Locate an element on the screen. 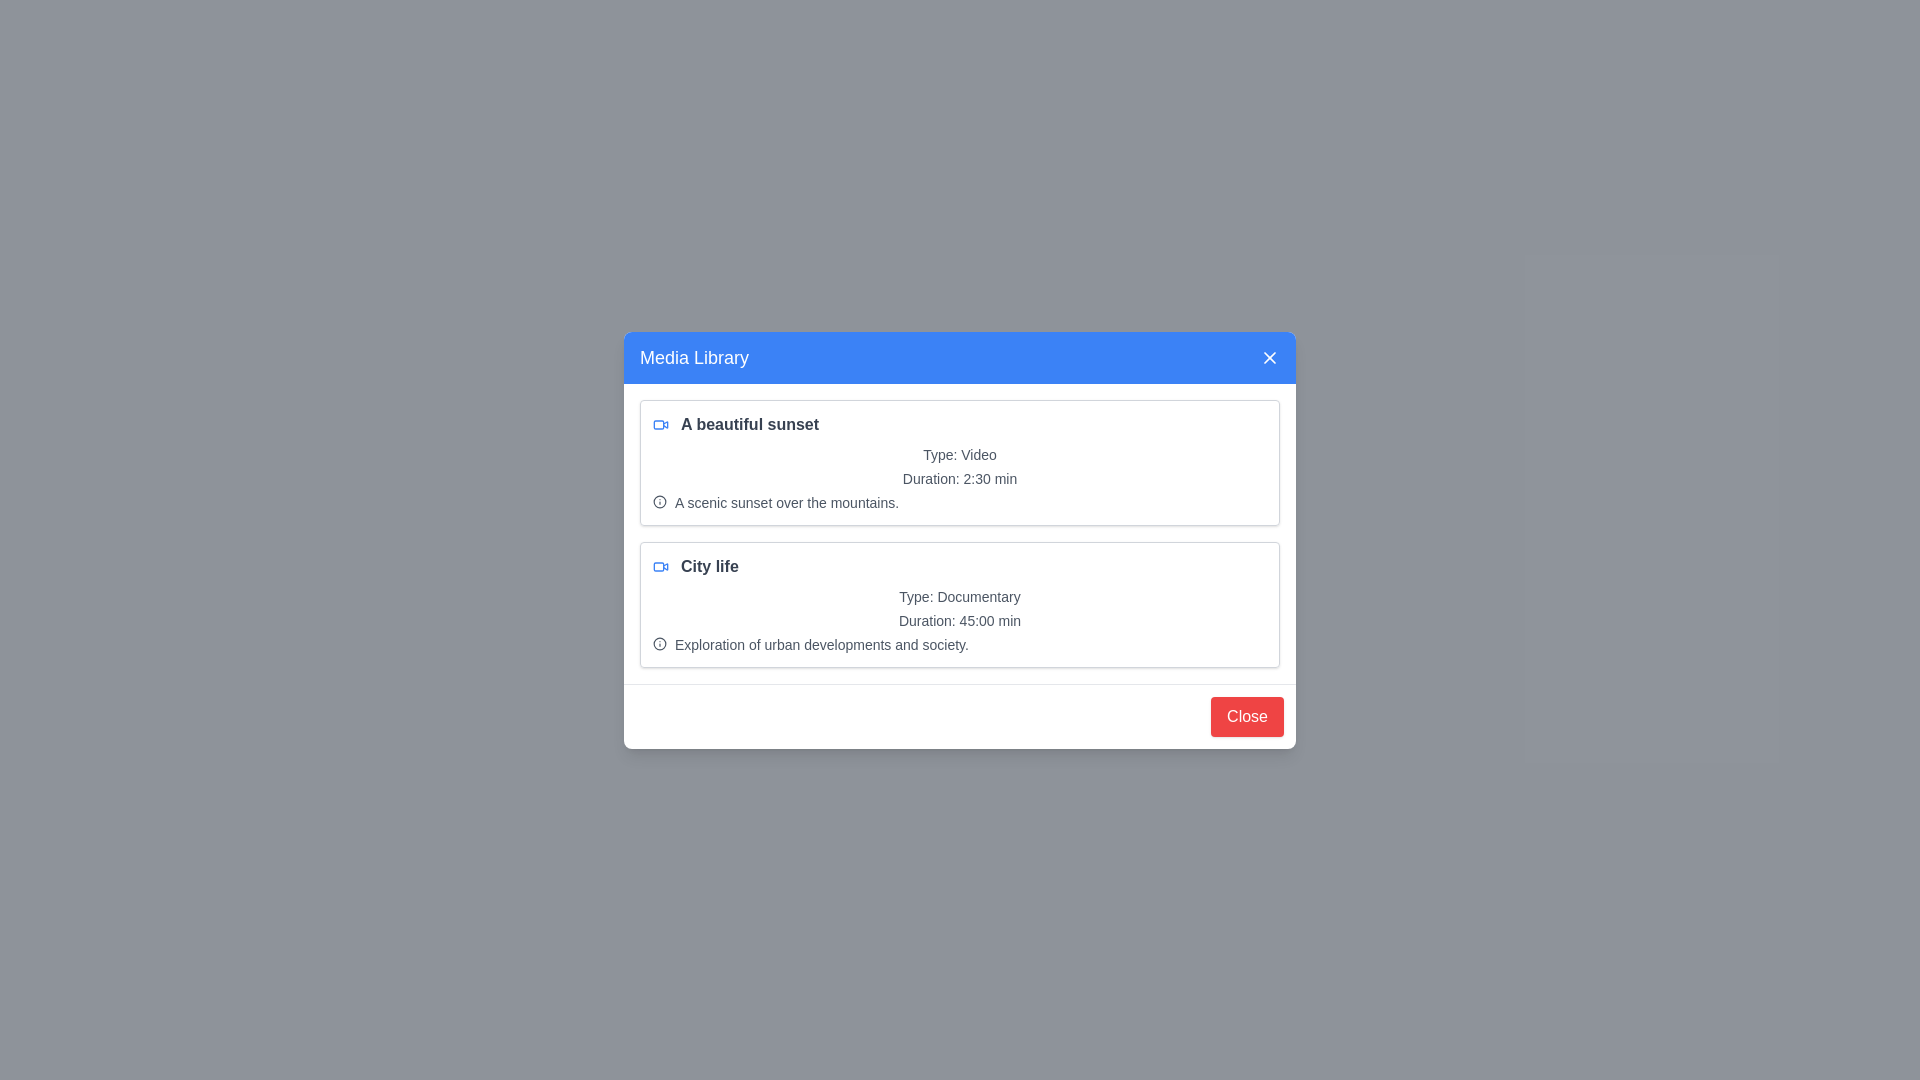  the close button represented by the SVG graphic in the top-right corner of the 'Media Library' dialog box is located at coordinates (1269, 356).